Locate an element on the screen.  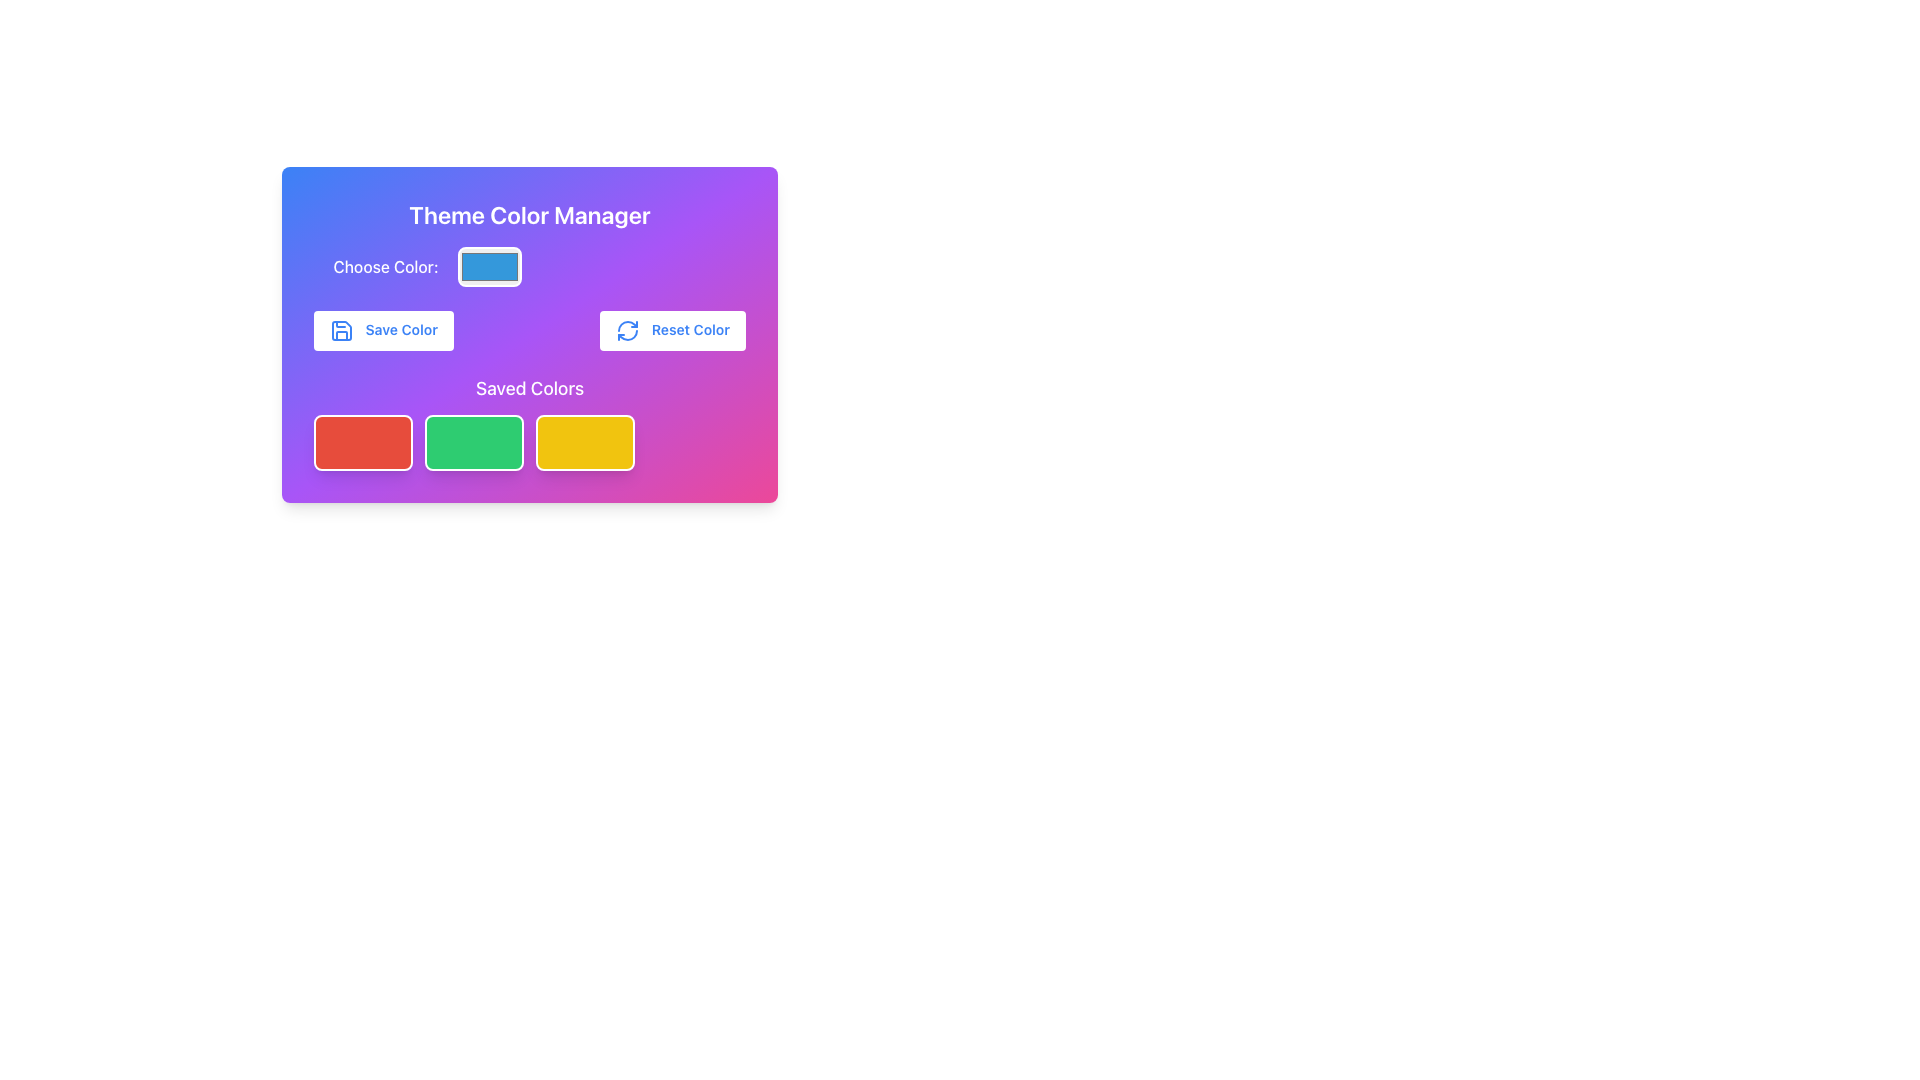
the reset action icon located within the 'Reset Color' button is located at coordinates (627, 330).